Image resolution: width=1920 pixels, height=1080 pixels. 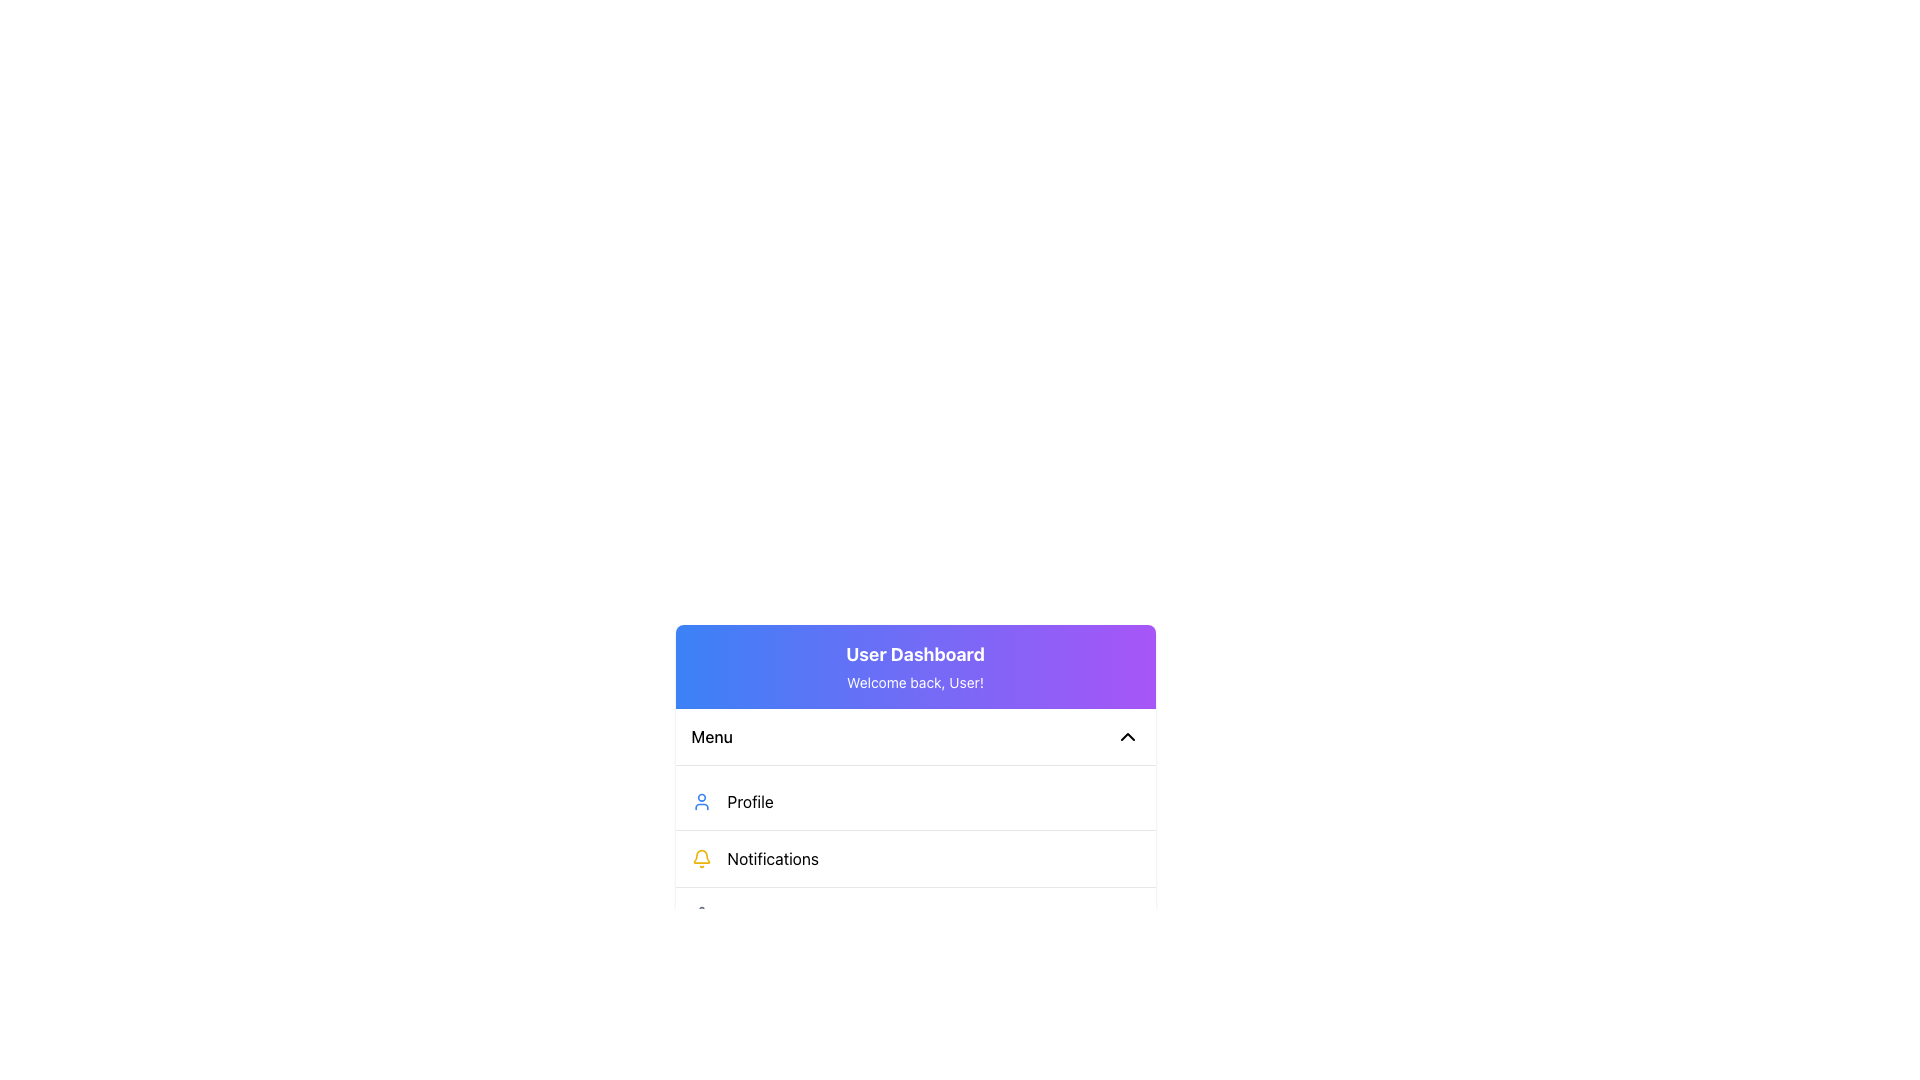 What do you see at coordinates (1127, 736) in the screenshot?
I see `the Toggle Indicator Icon, a small, rotated chevron icon with a thin, rounded black stroke, located to the right of the 'Menu' text` at bounding box center [1127, 736].